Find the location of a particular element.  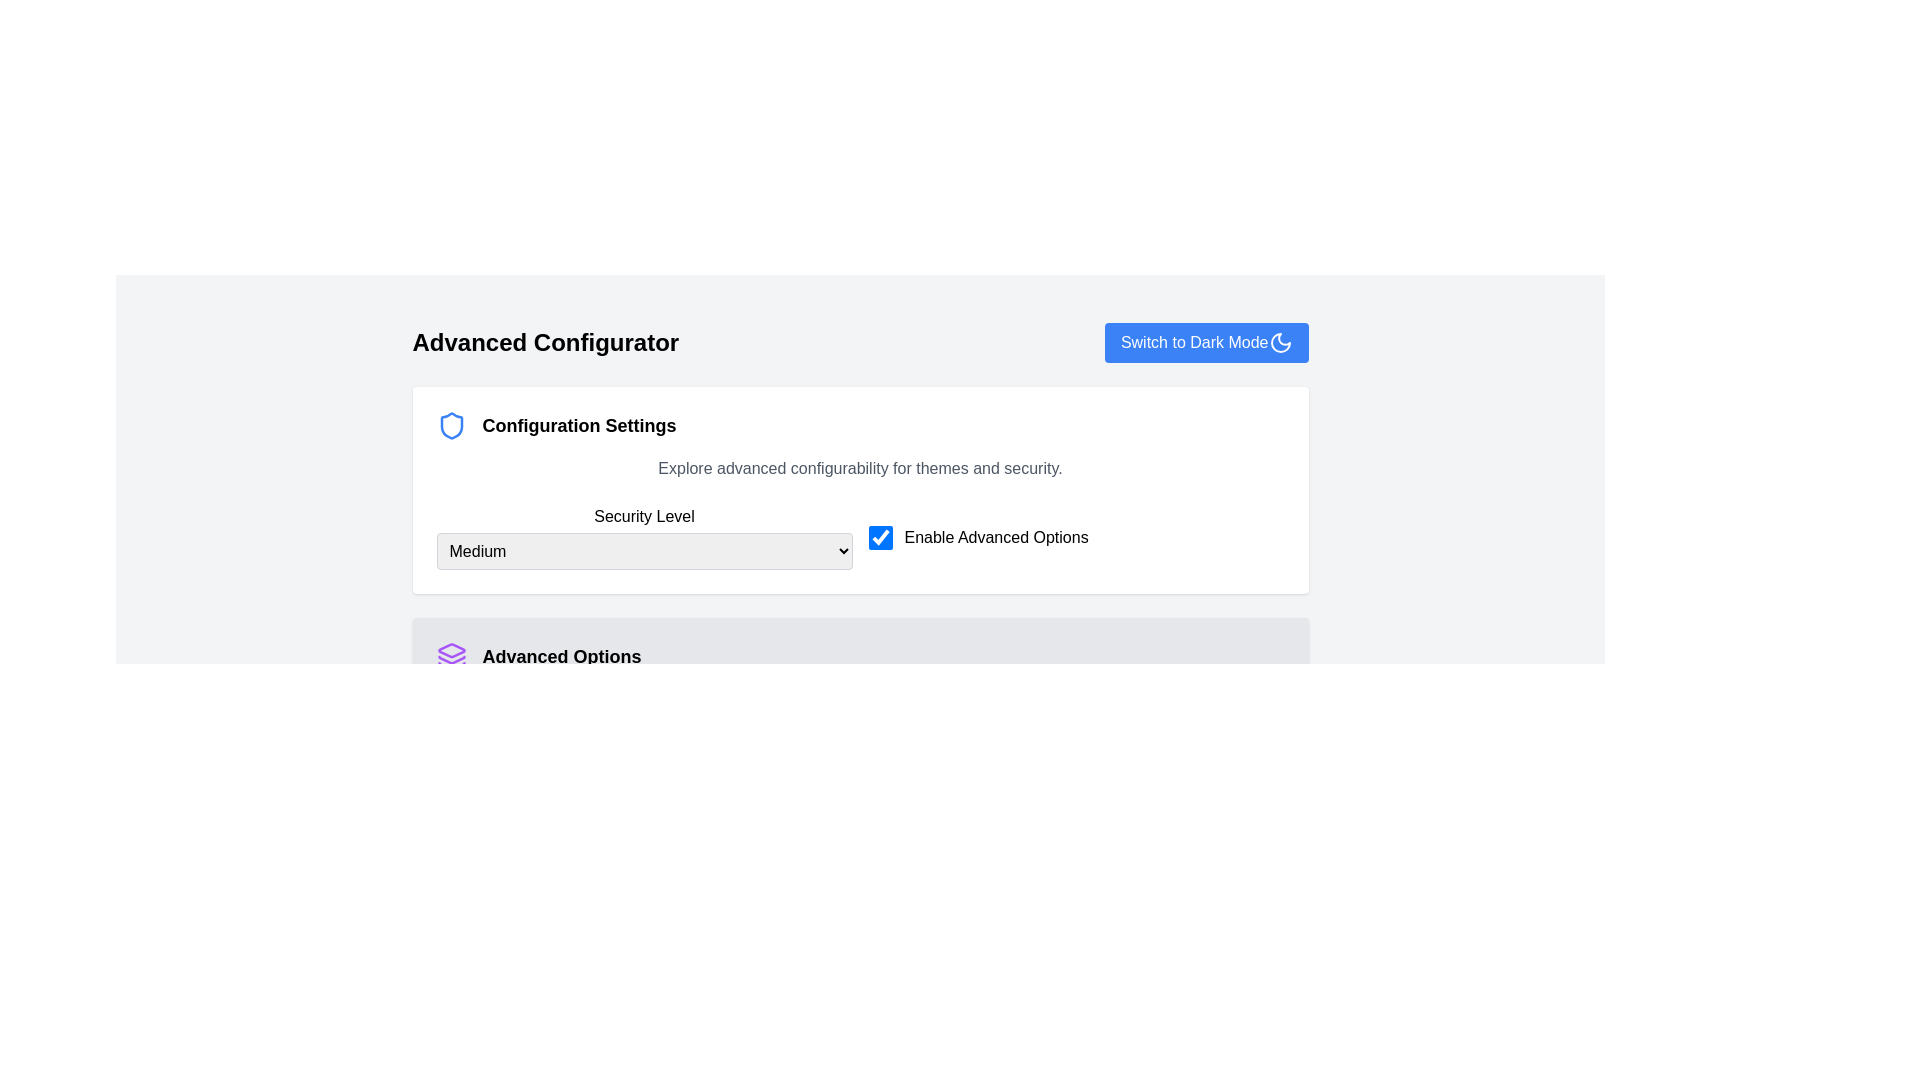

the 'Advanced Configurator' heading text, which serves as the title for the associated interface elements is located at coordinates (545, 342).